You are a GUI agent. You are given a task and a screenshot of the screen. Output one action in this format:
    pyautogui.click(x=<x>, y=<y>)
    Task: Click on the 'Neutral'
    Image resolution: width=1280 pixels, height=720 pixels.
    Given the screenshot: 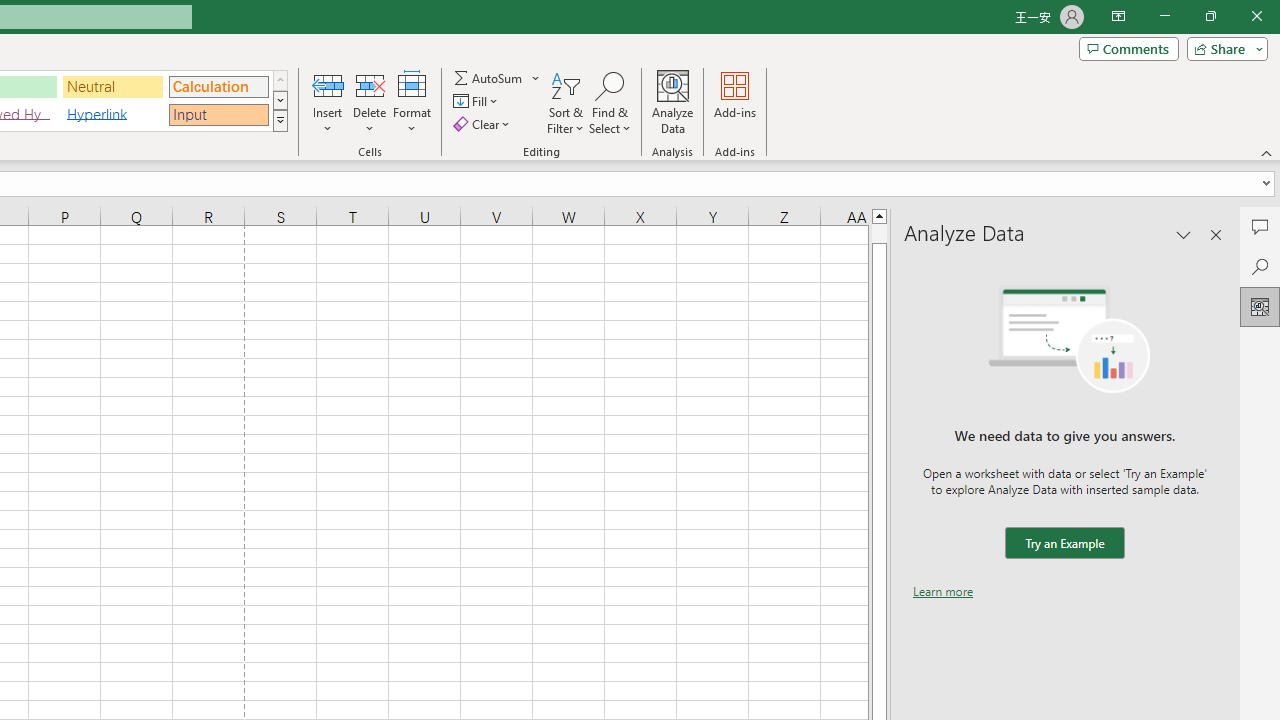 What is the action you would take?
    pyautogui.click(x=112, y=85)
    